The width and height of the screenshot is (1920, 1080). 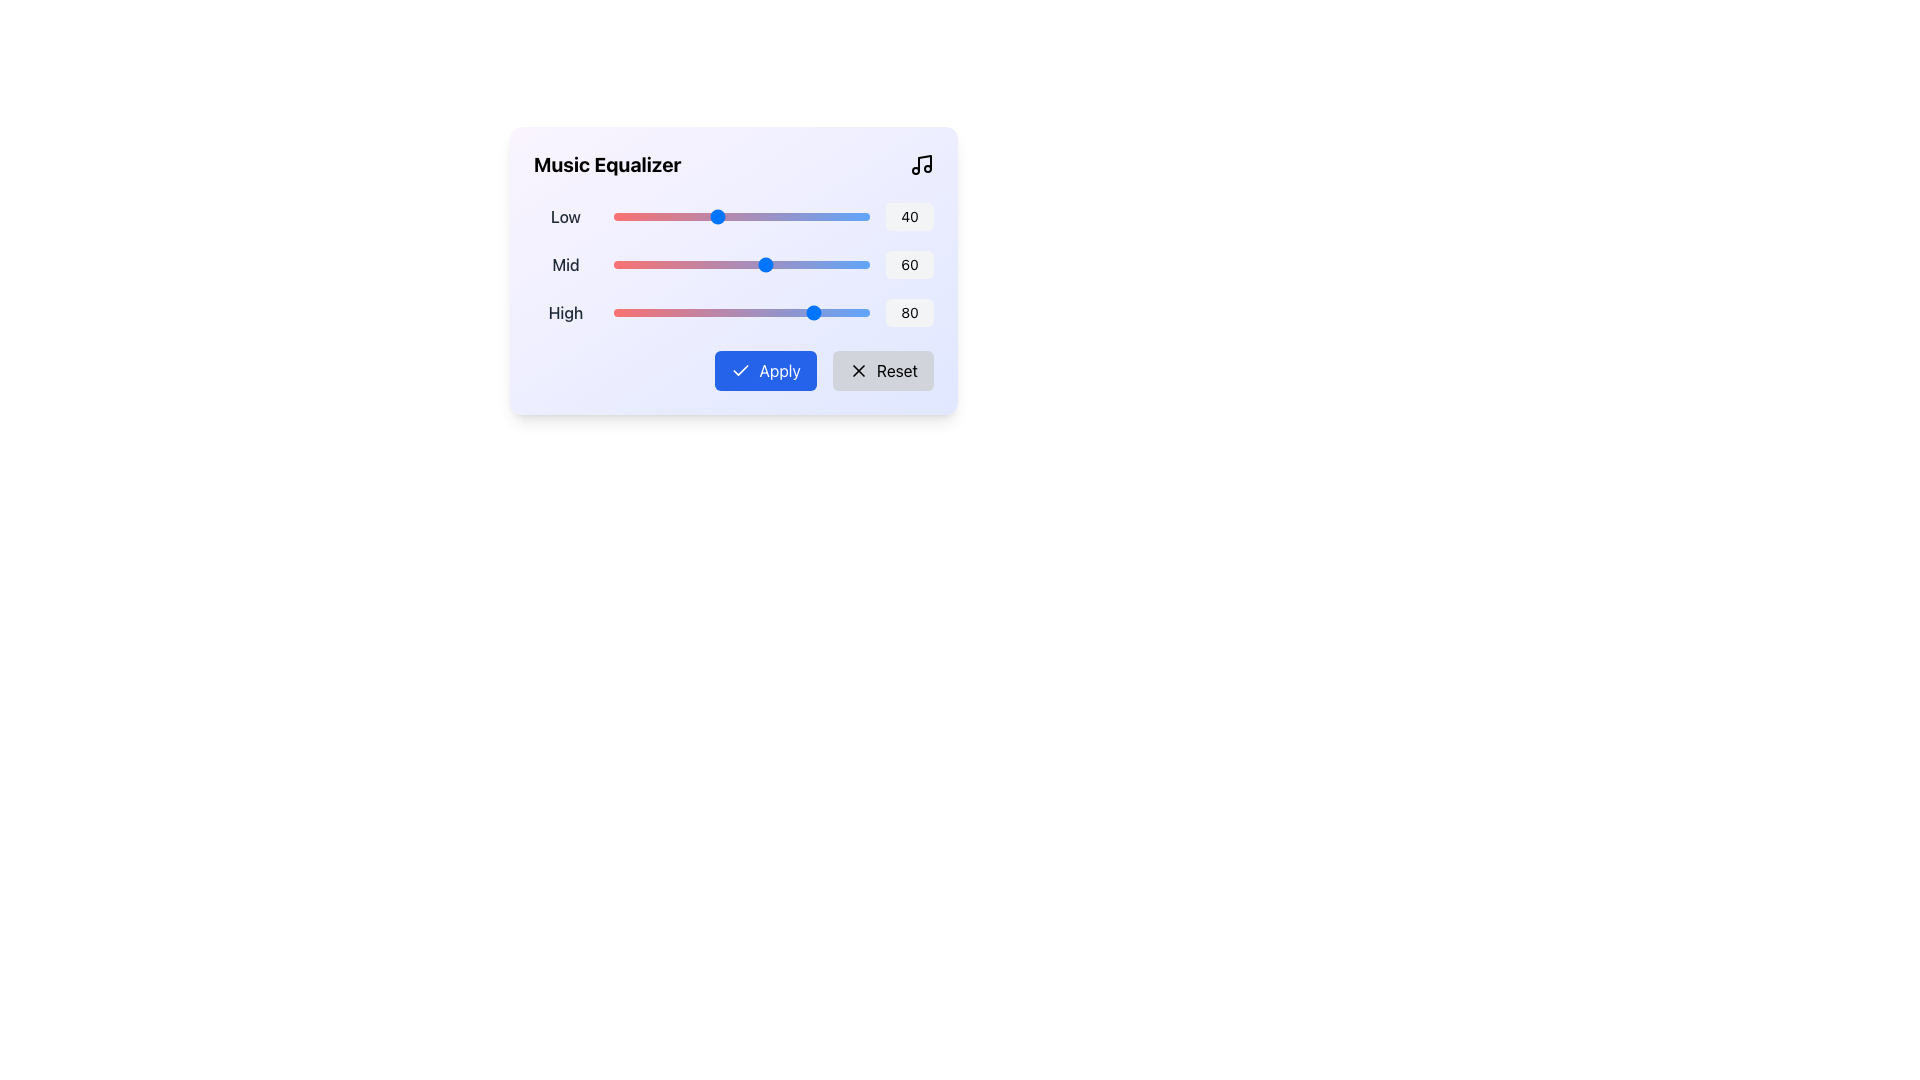 I want to click on the low equalizer slider, so click(x=647, y=216).